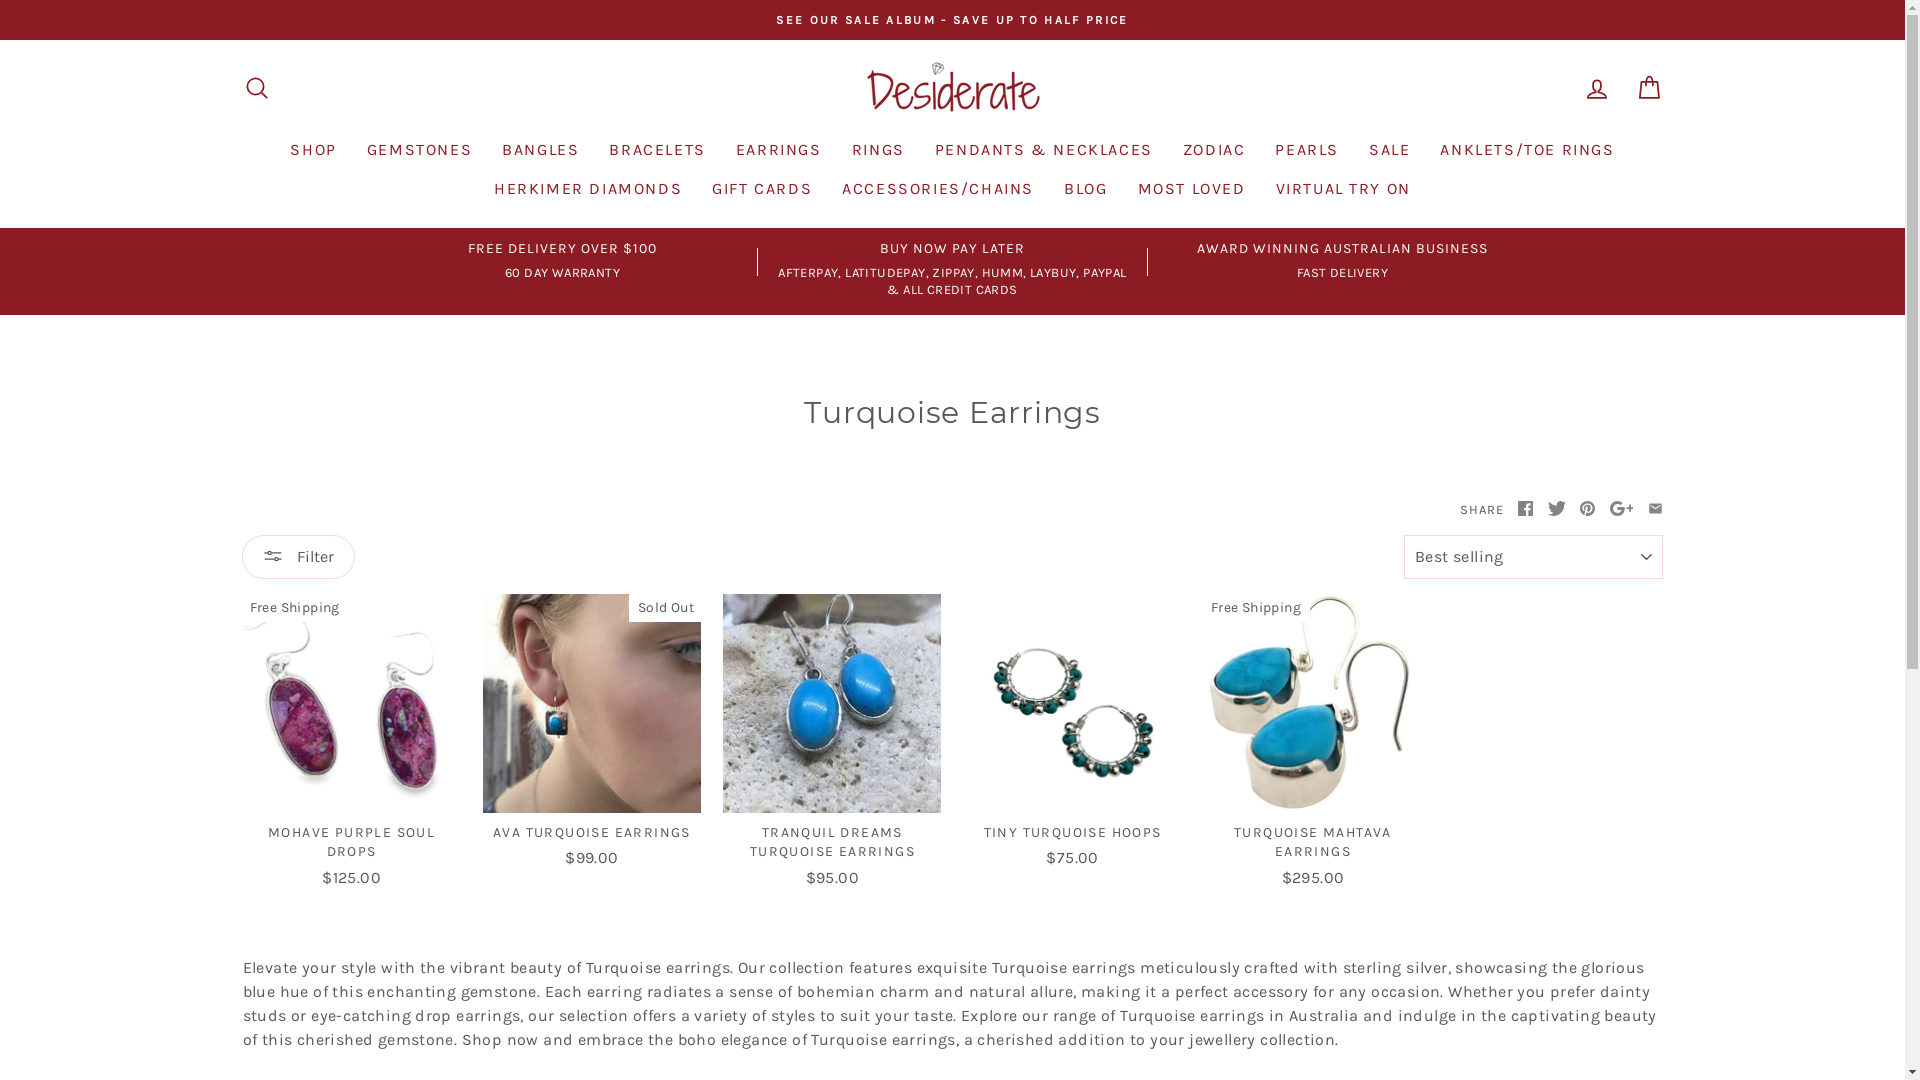 The height and width of the screenshot is (1080, 1920). I want to click on 'PENDANTS & NECKLACES', so click(1042, 148).